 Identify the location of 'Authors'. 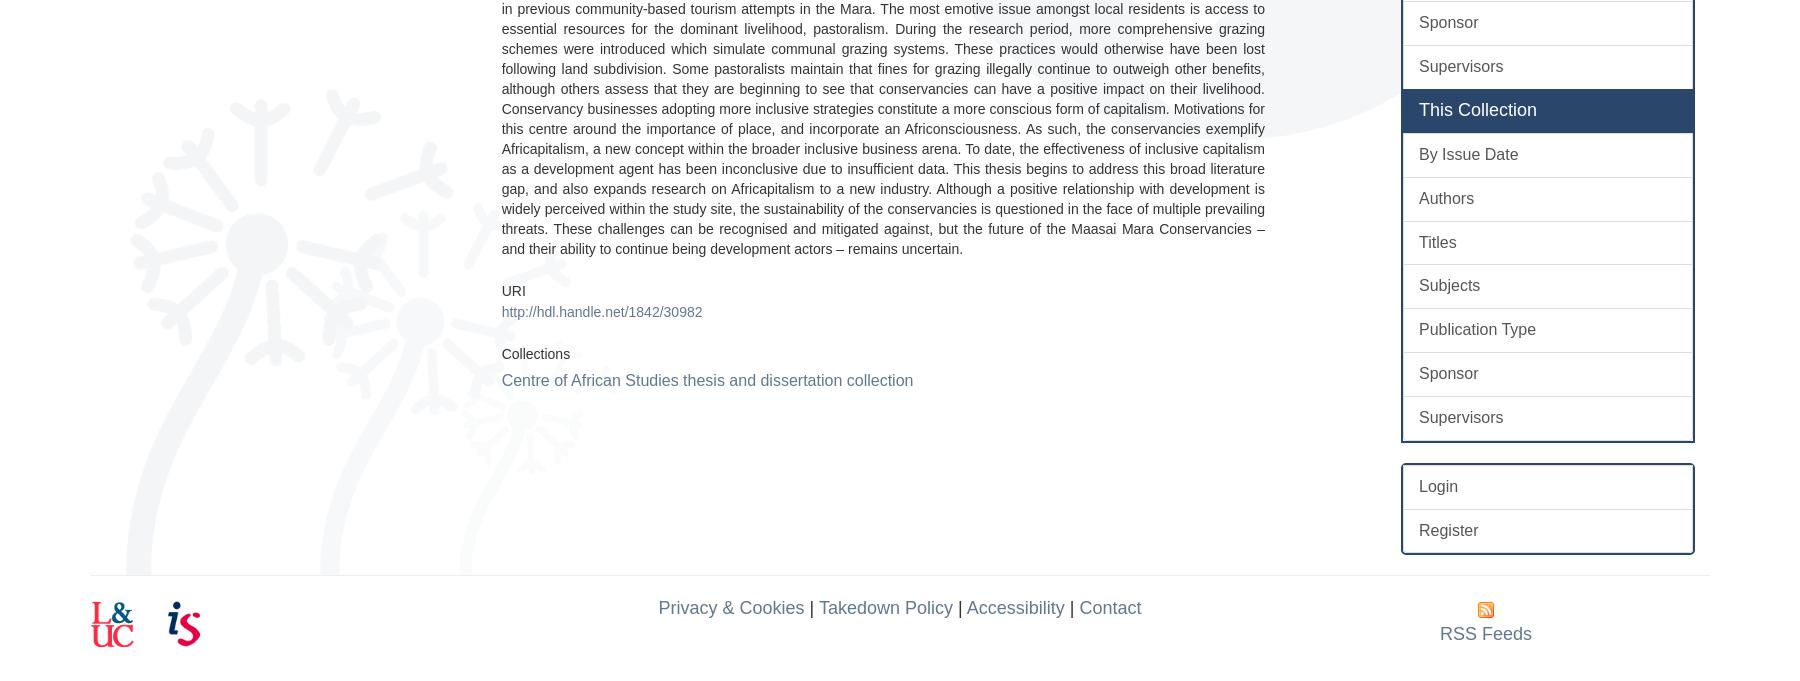
(1445, 197).